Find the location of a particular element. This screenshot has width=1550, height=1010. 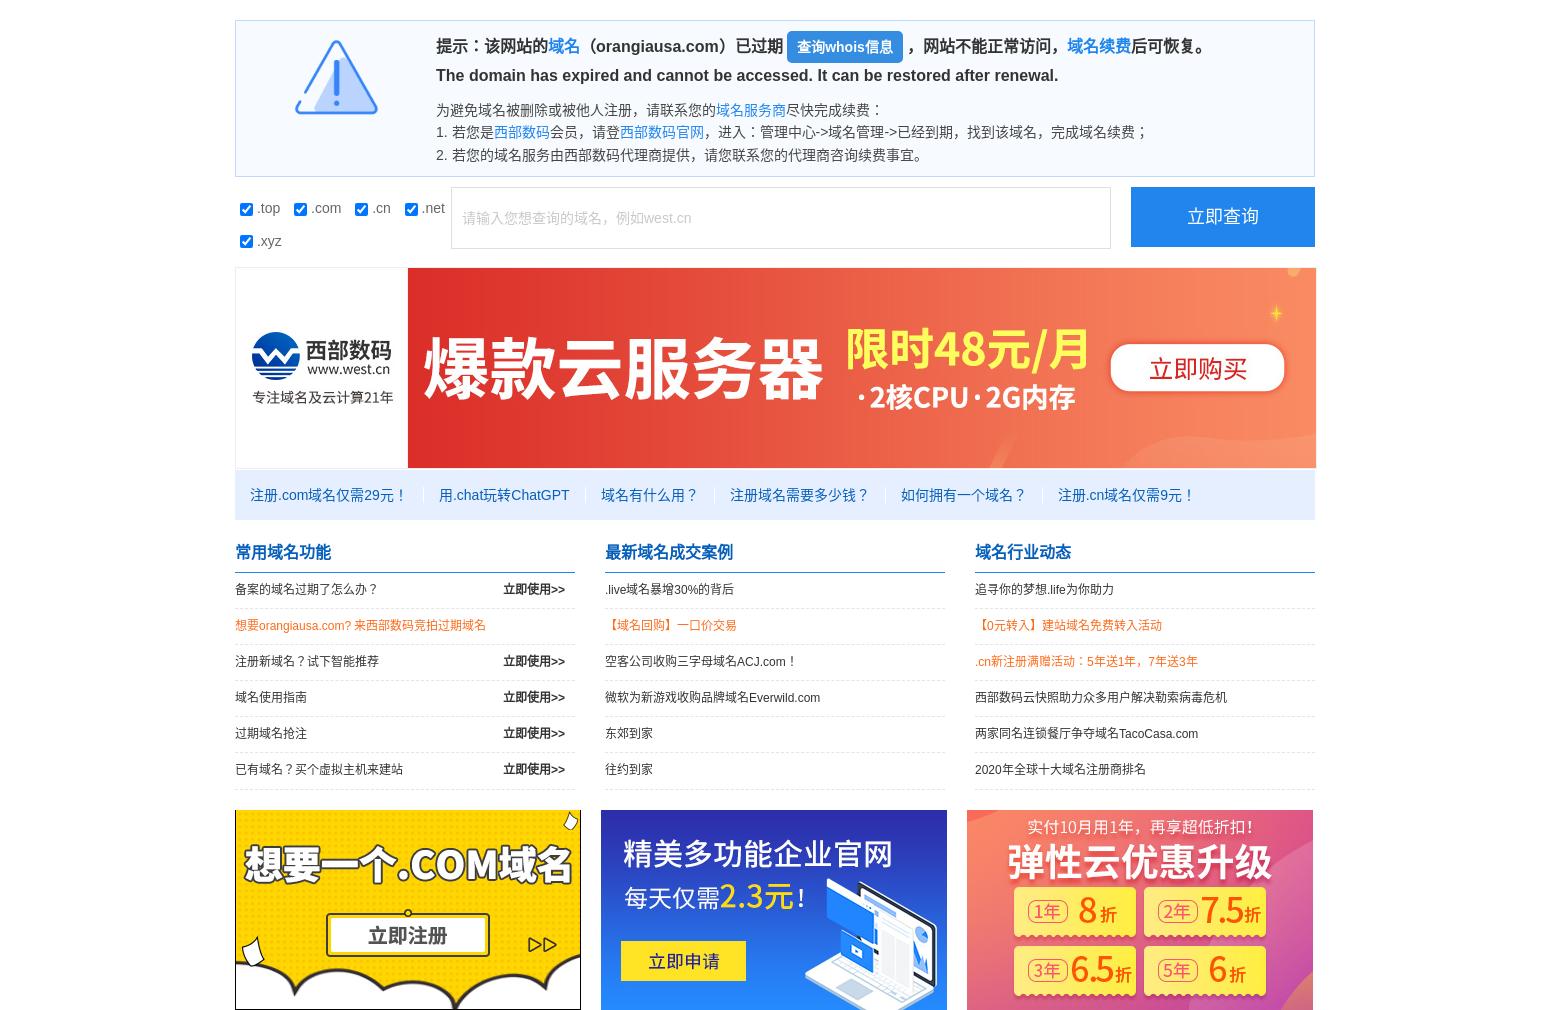

'.net' is located at coordinates (416, 206).